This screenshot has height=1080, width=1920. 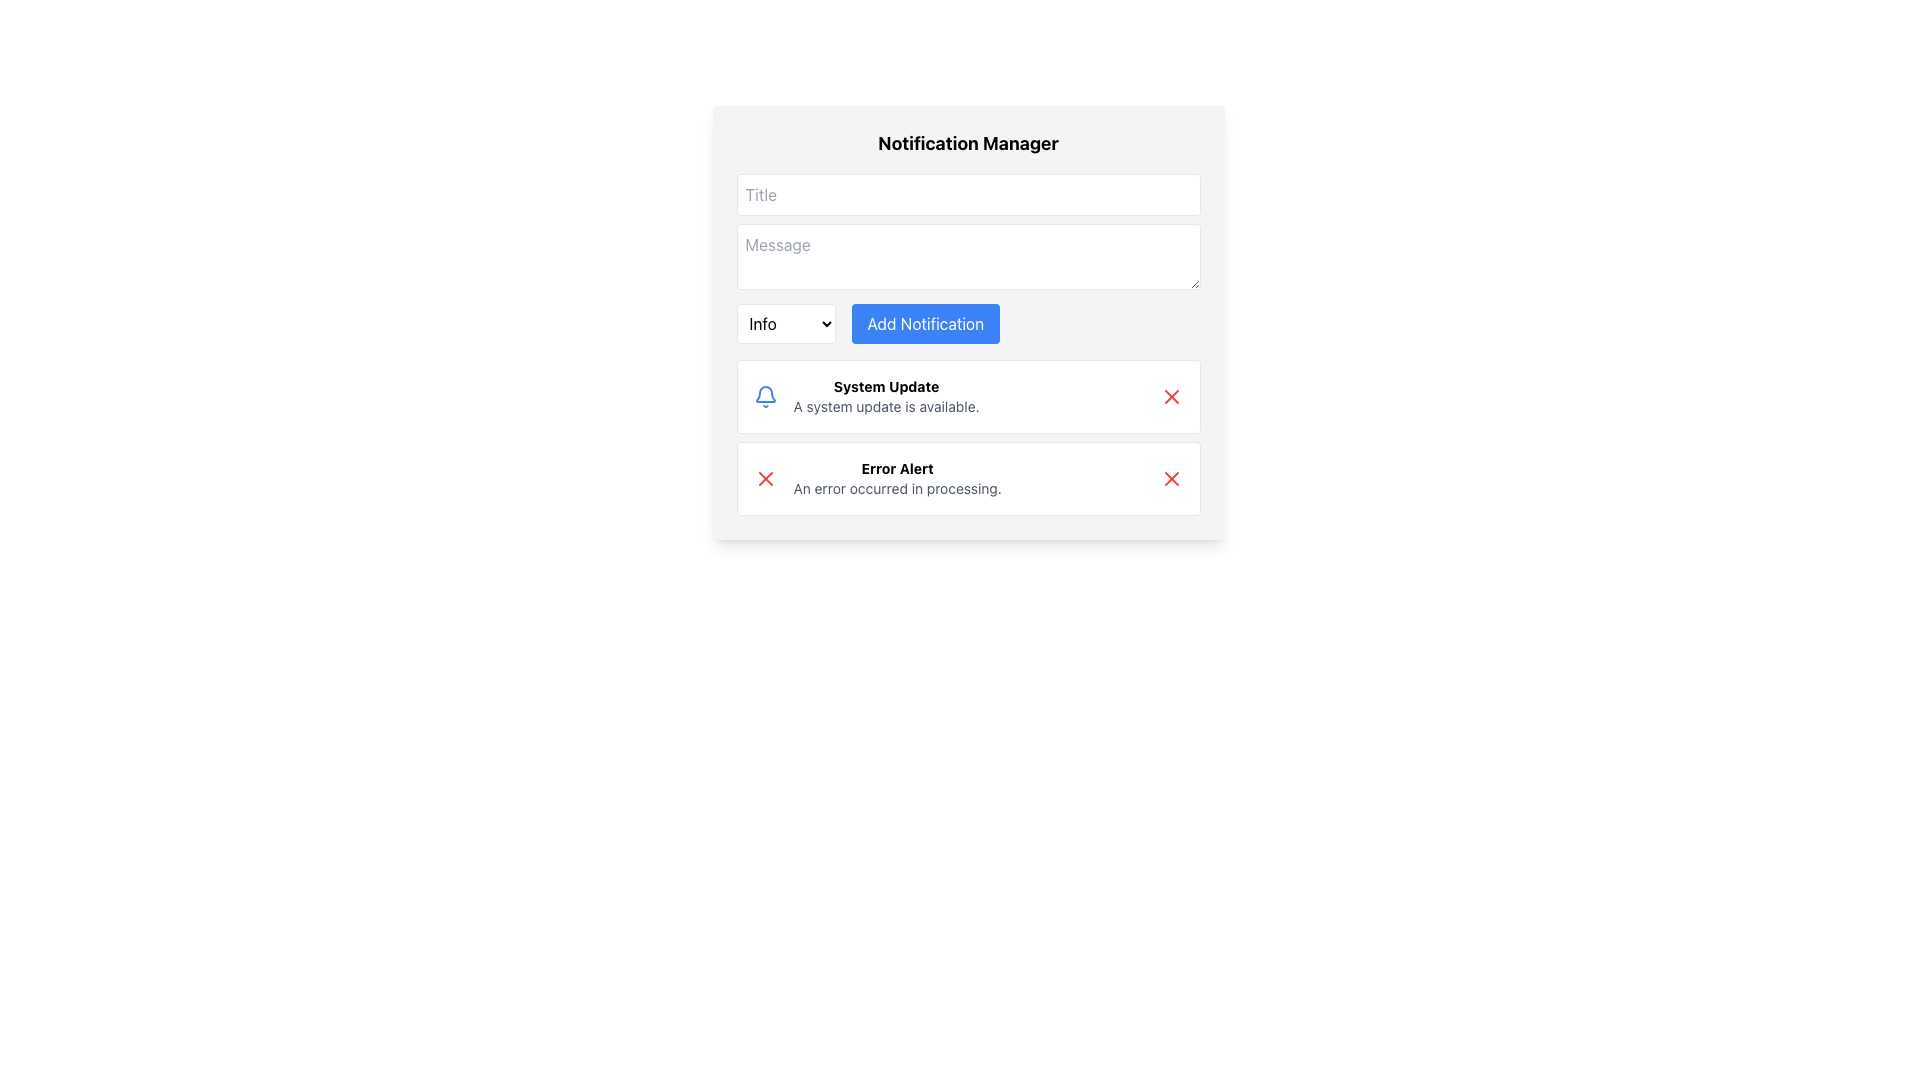 What do you see at coordinates (785, 323) in the screenshot?
I see `the 'Info' dropdown menu button located in the upper left corner of the toolbar` at bounding box center [785, 323].